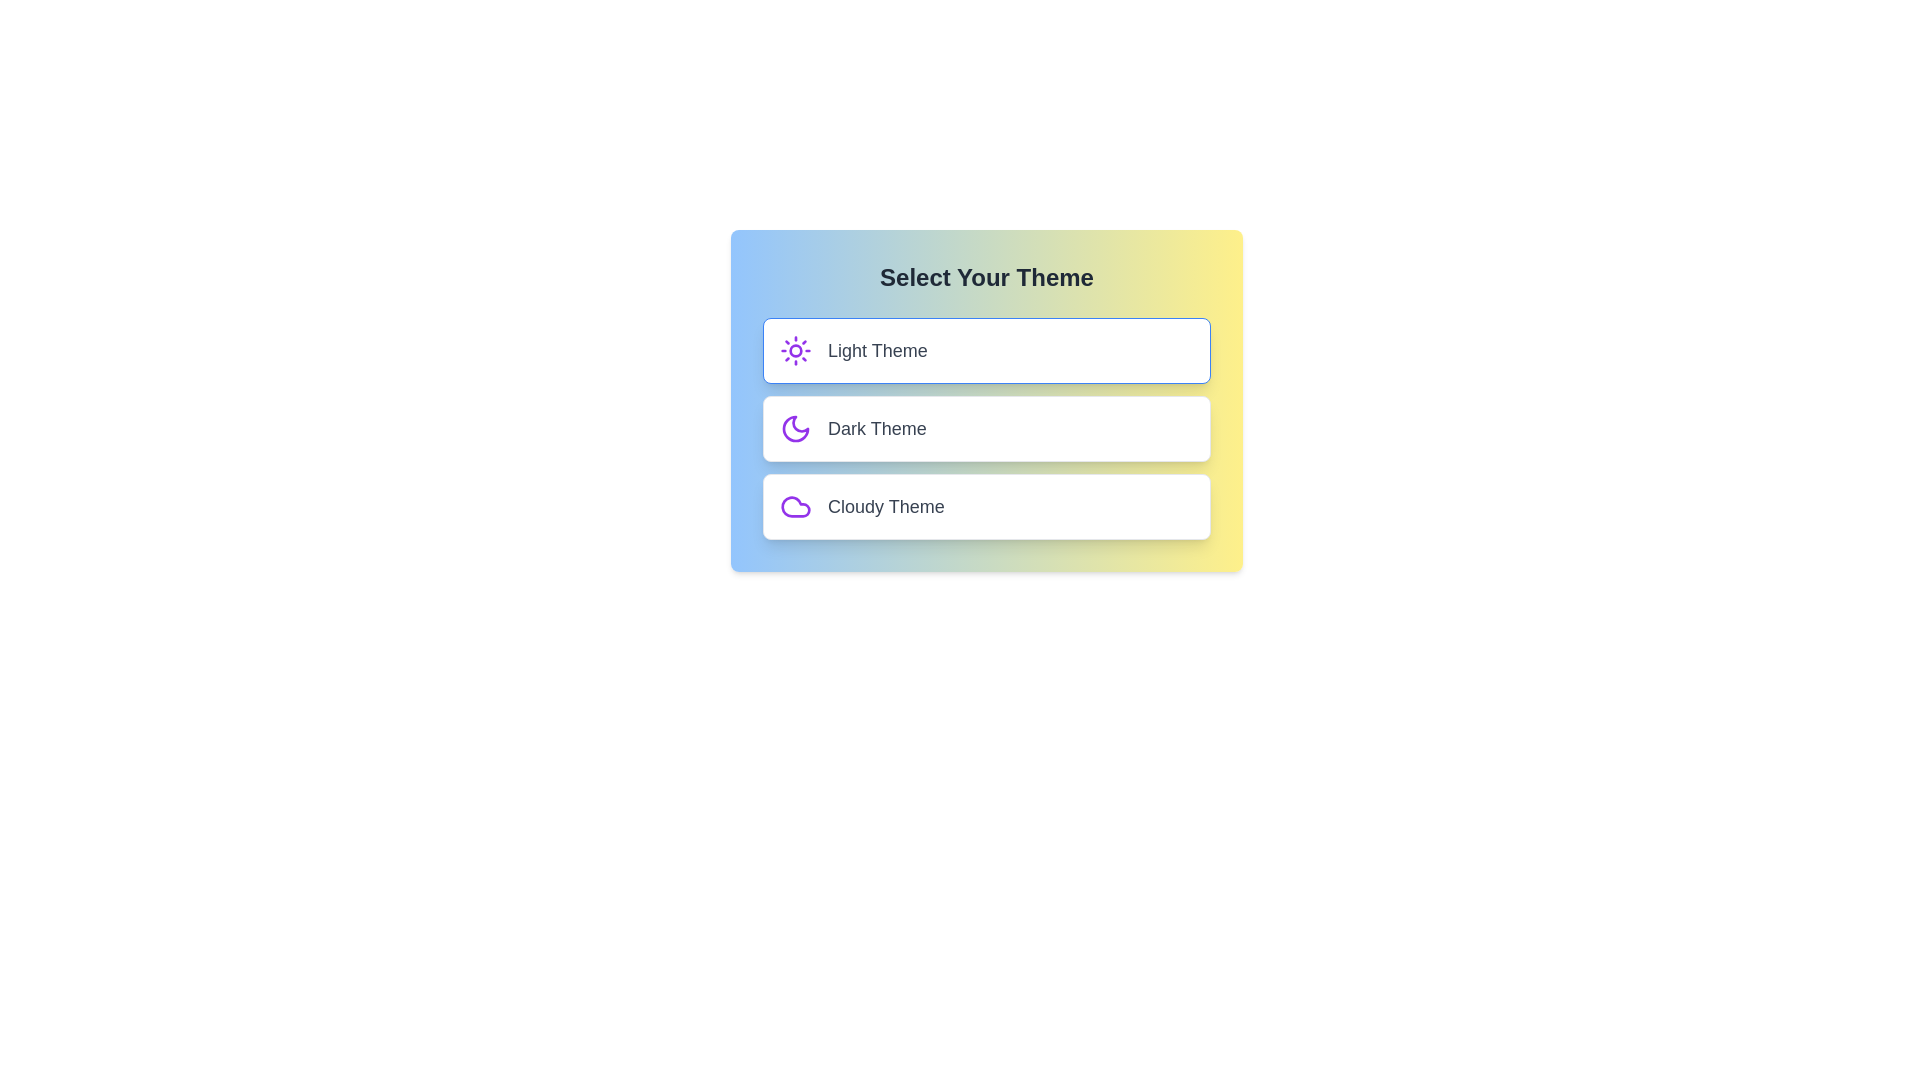 The height and width of the screenshot is (1080, 1920). Describe the element at coordinates (795, 350) in the screenshot. I see `the circular icon representing the 'Light Theme' option, which is centrally positioned within the sun icon` at that location.